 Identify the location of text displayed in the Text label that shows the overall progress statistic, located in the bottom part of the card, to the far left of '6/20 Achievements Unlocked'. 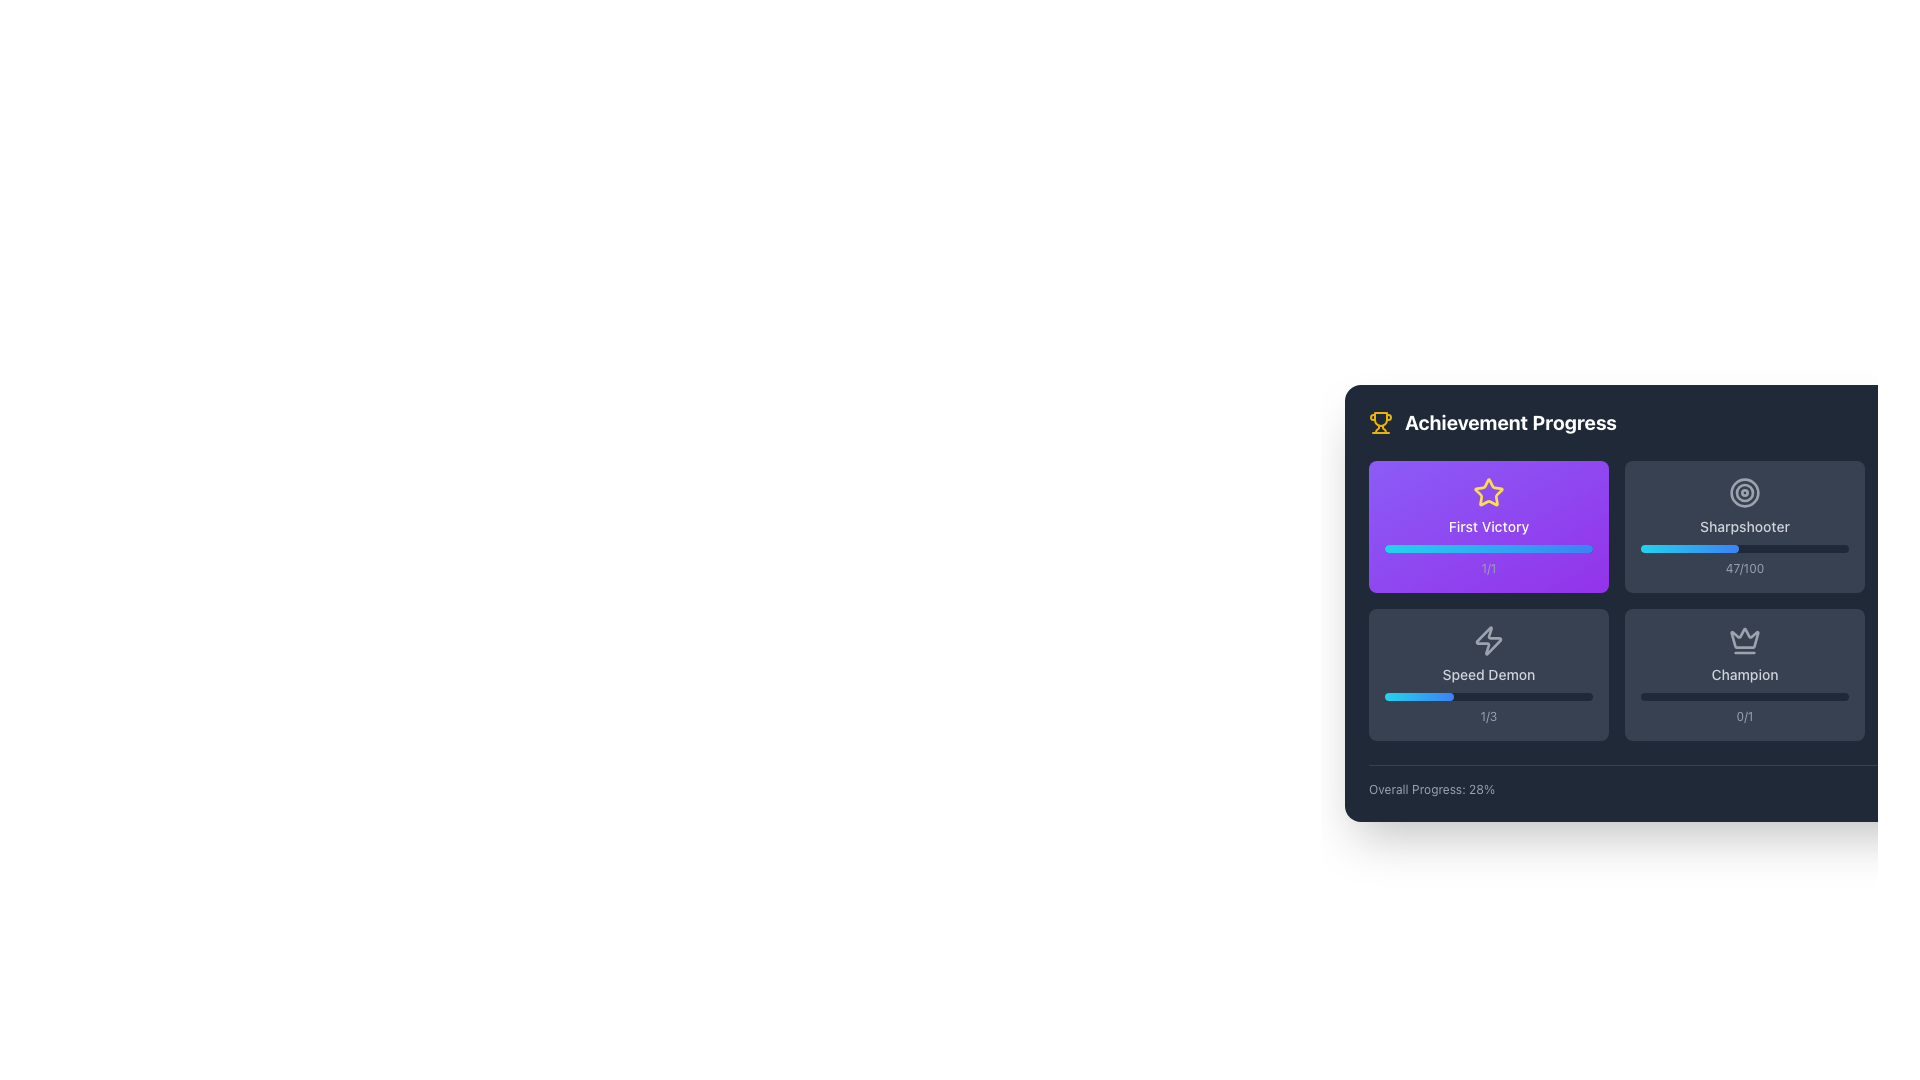
(1431, 789).